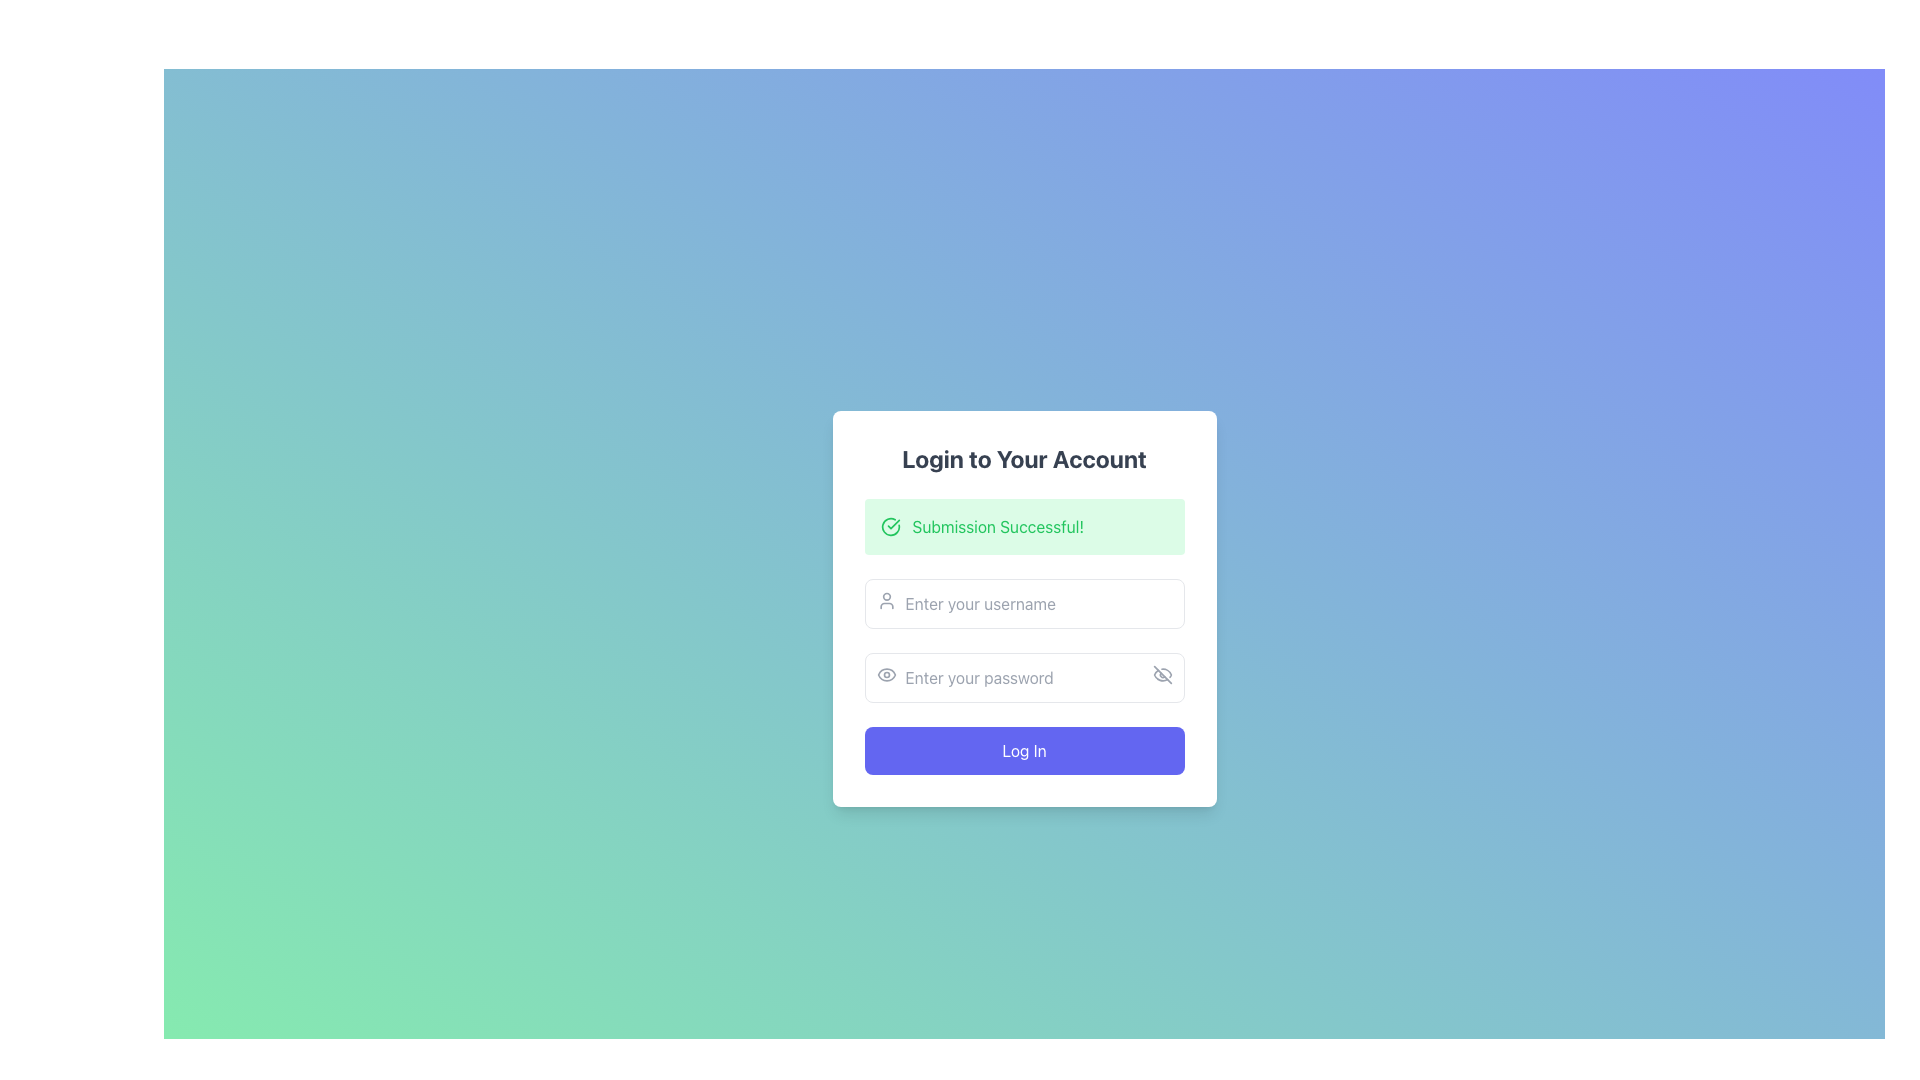 Image resolution: width=1920 pixels, height=1080 pixels. What do you see at coordinates (889, 526) in the screenshot?
I see `the green circle icon with a thick outline and check mark symbol, located in the green notification bar displaying 'Submission Successful!' at the top of the login form` at bounding box center [889, 526].